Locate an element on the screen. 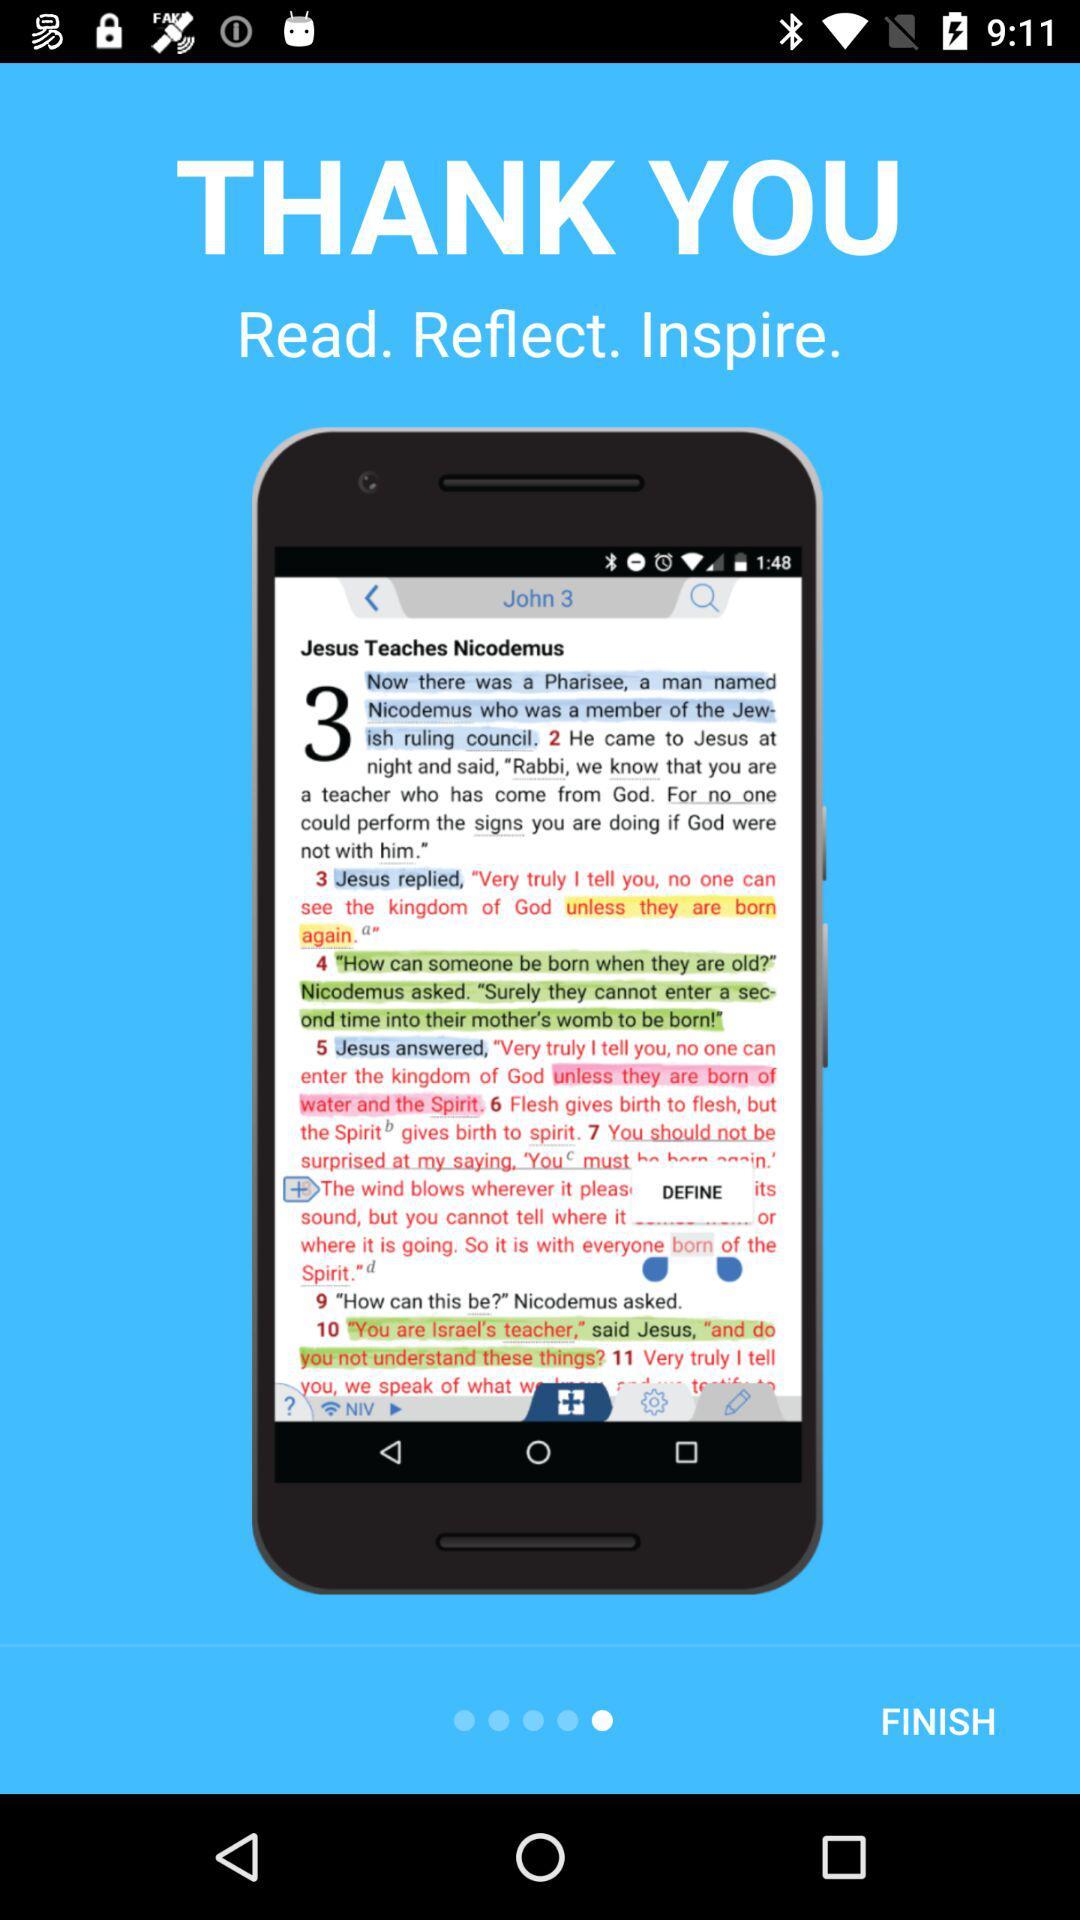  thank you item is located at coordinates (538, 202).